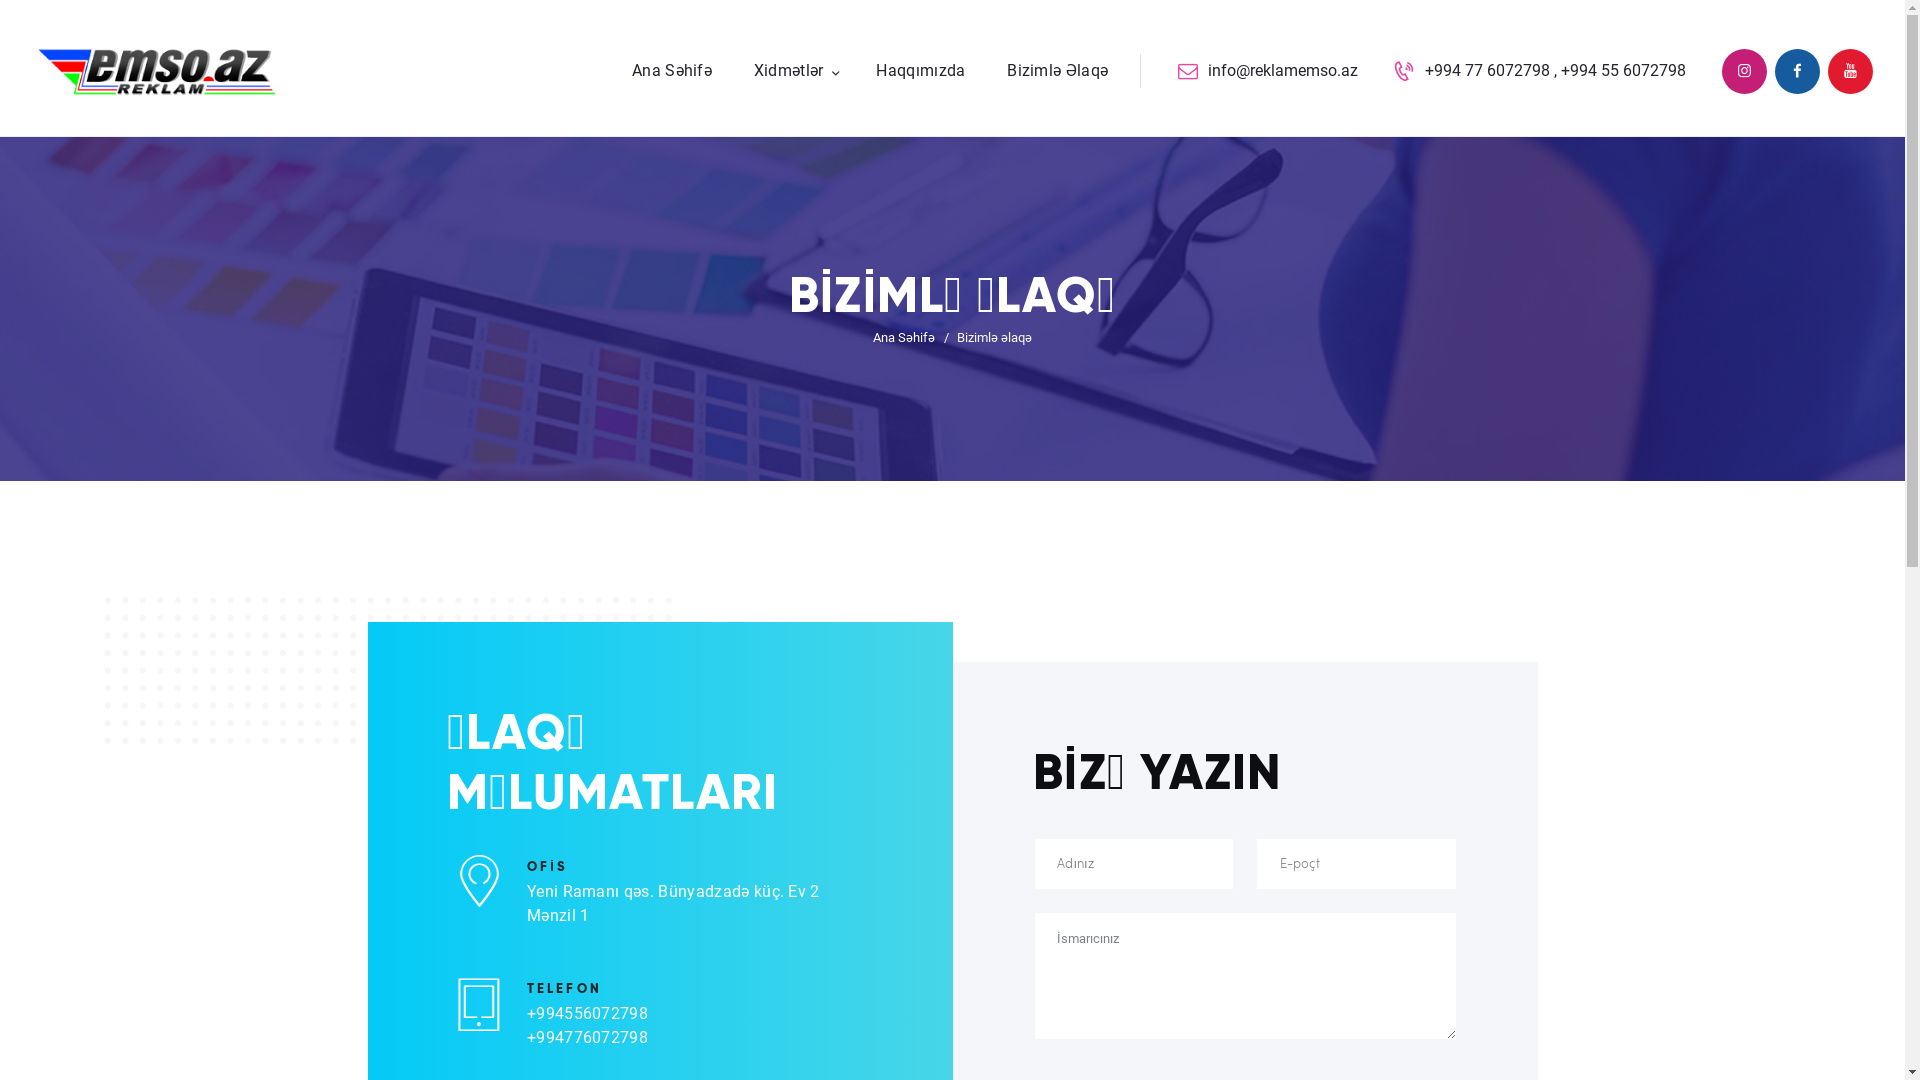  I want to click on 'info@reklamemso.az', so click(1266, 70).